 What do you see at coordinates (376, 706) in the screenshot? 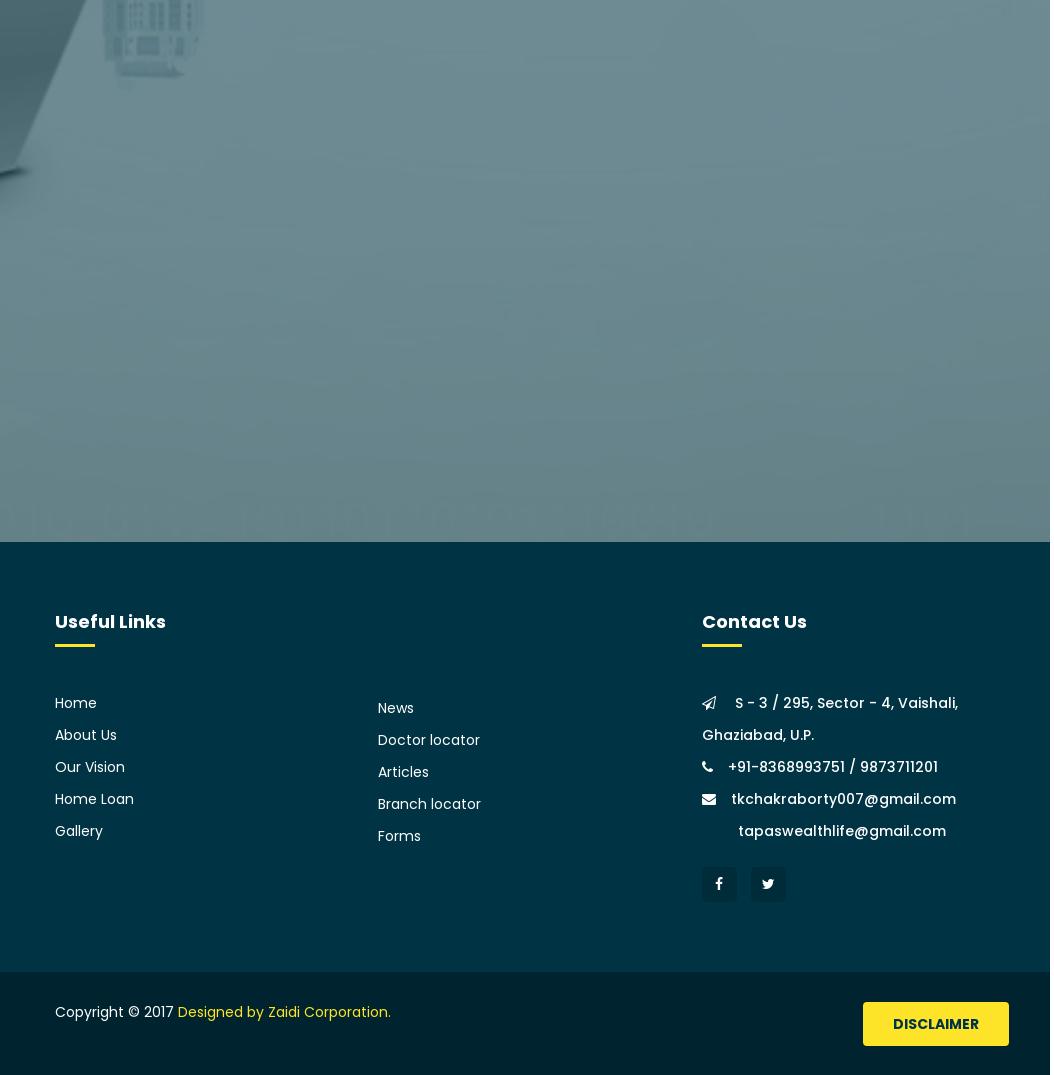
I see `'News'` at bounding box center [376, 706].